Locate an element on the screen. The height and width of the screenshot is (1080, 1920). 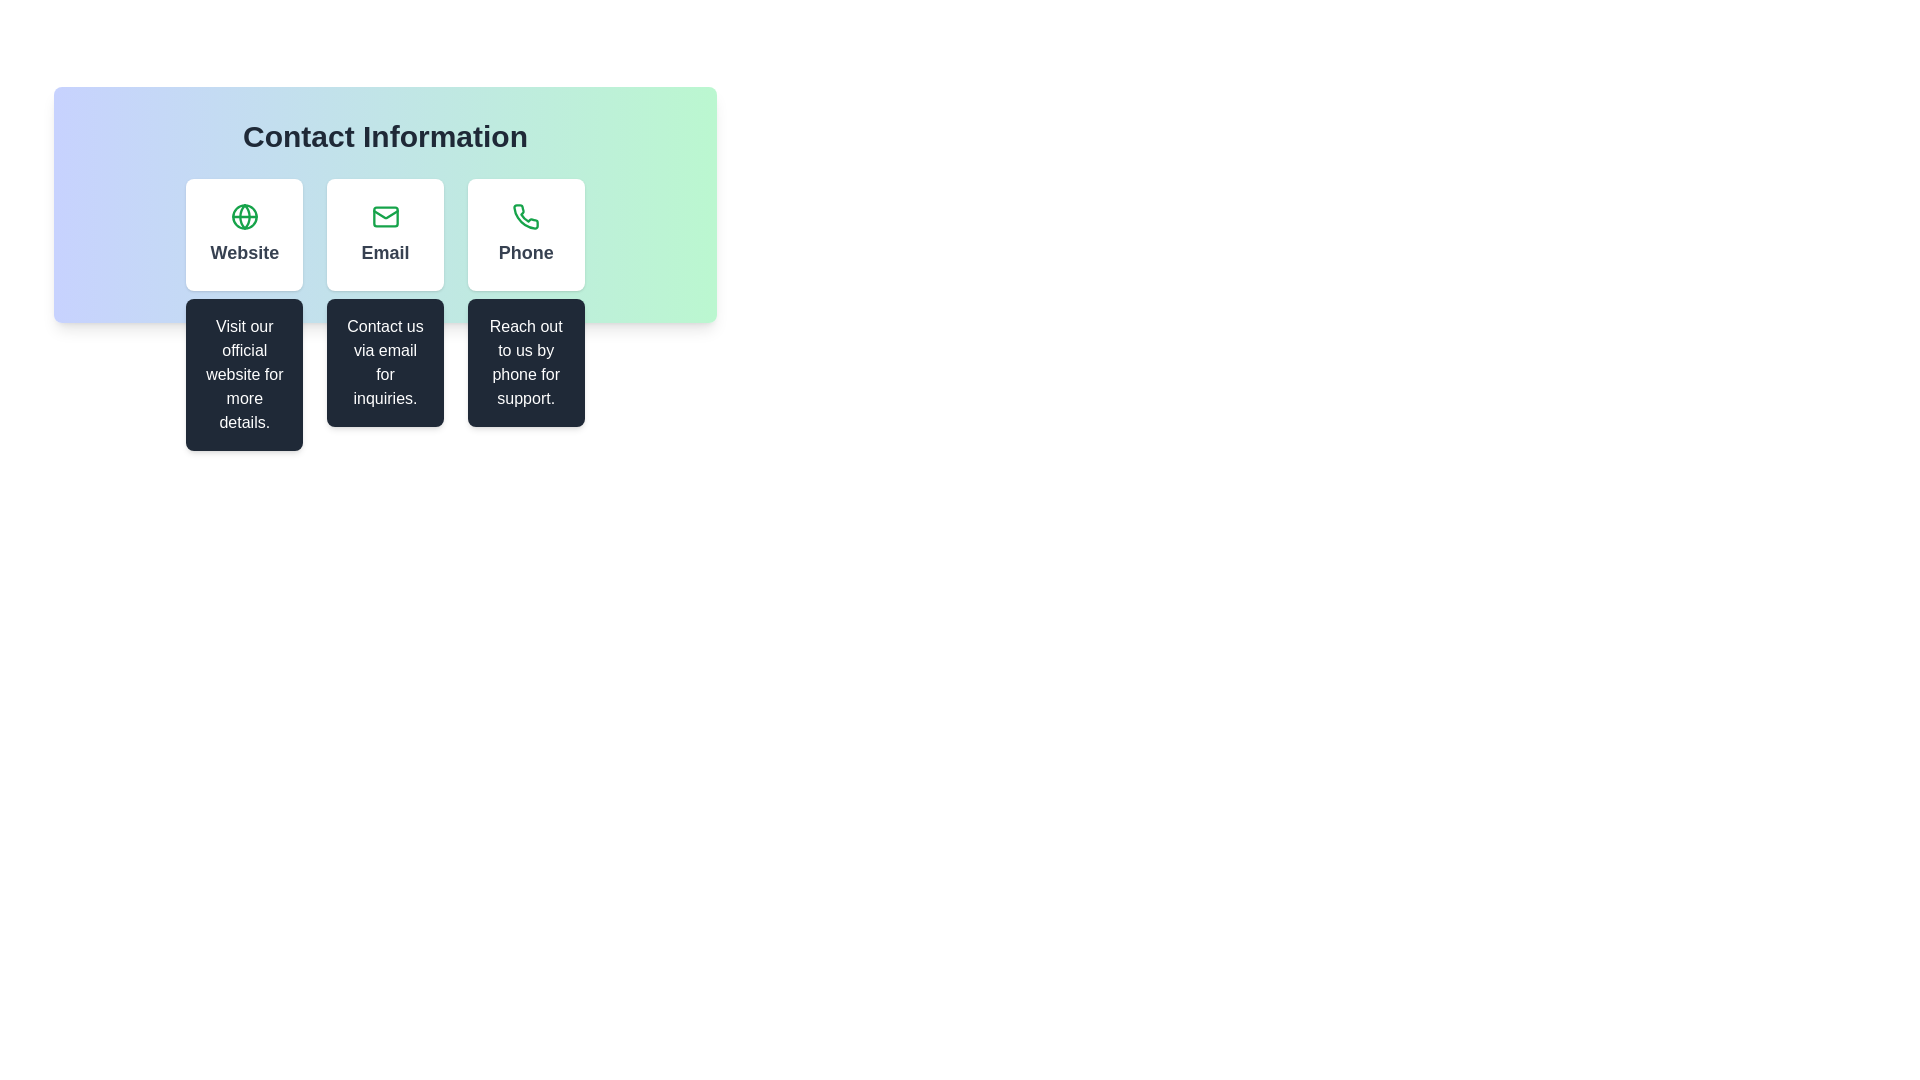
the phone contact icon located in the third column of the contact information section, which is used to initiate phone communication is located at coordinates (526, 216).